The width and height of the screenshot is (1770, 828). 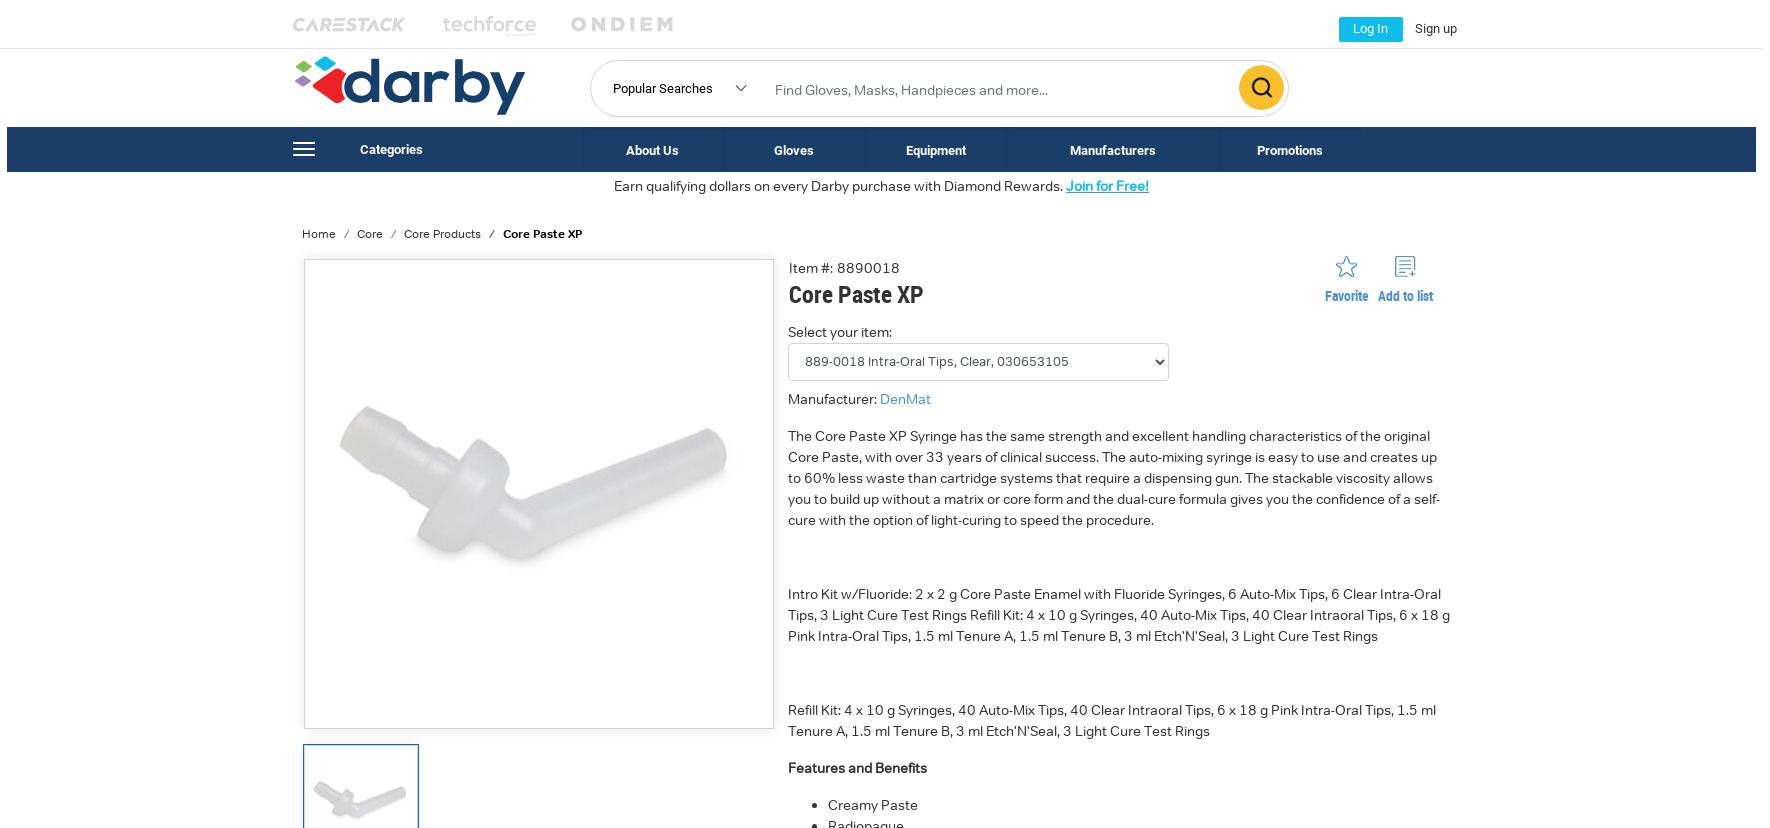 What do you see at coordinates (856, 766) in the screenshot?
I see `'Features and Benefits'` at bounding box center [856, 766].